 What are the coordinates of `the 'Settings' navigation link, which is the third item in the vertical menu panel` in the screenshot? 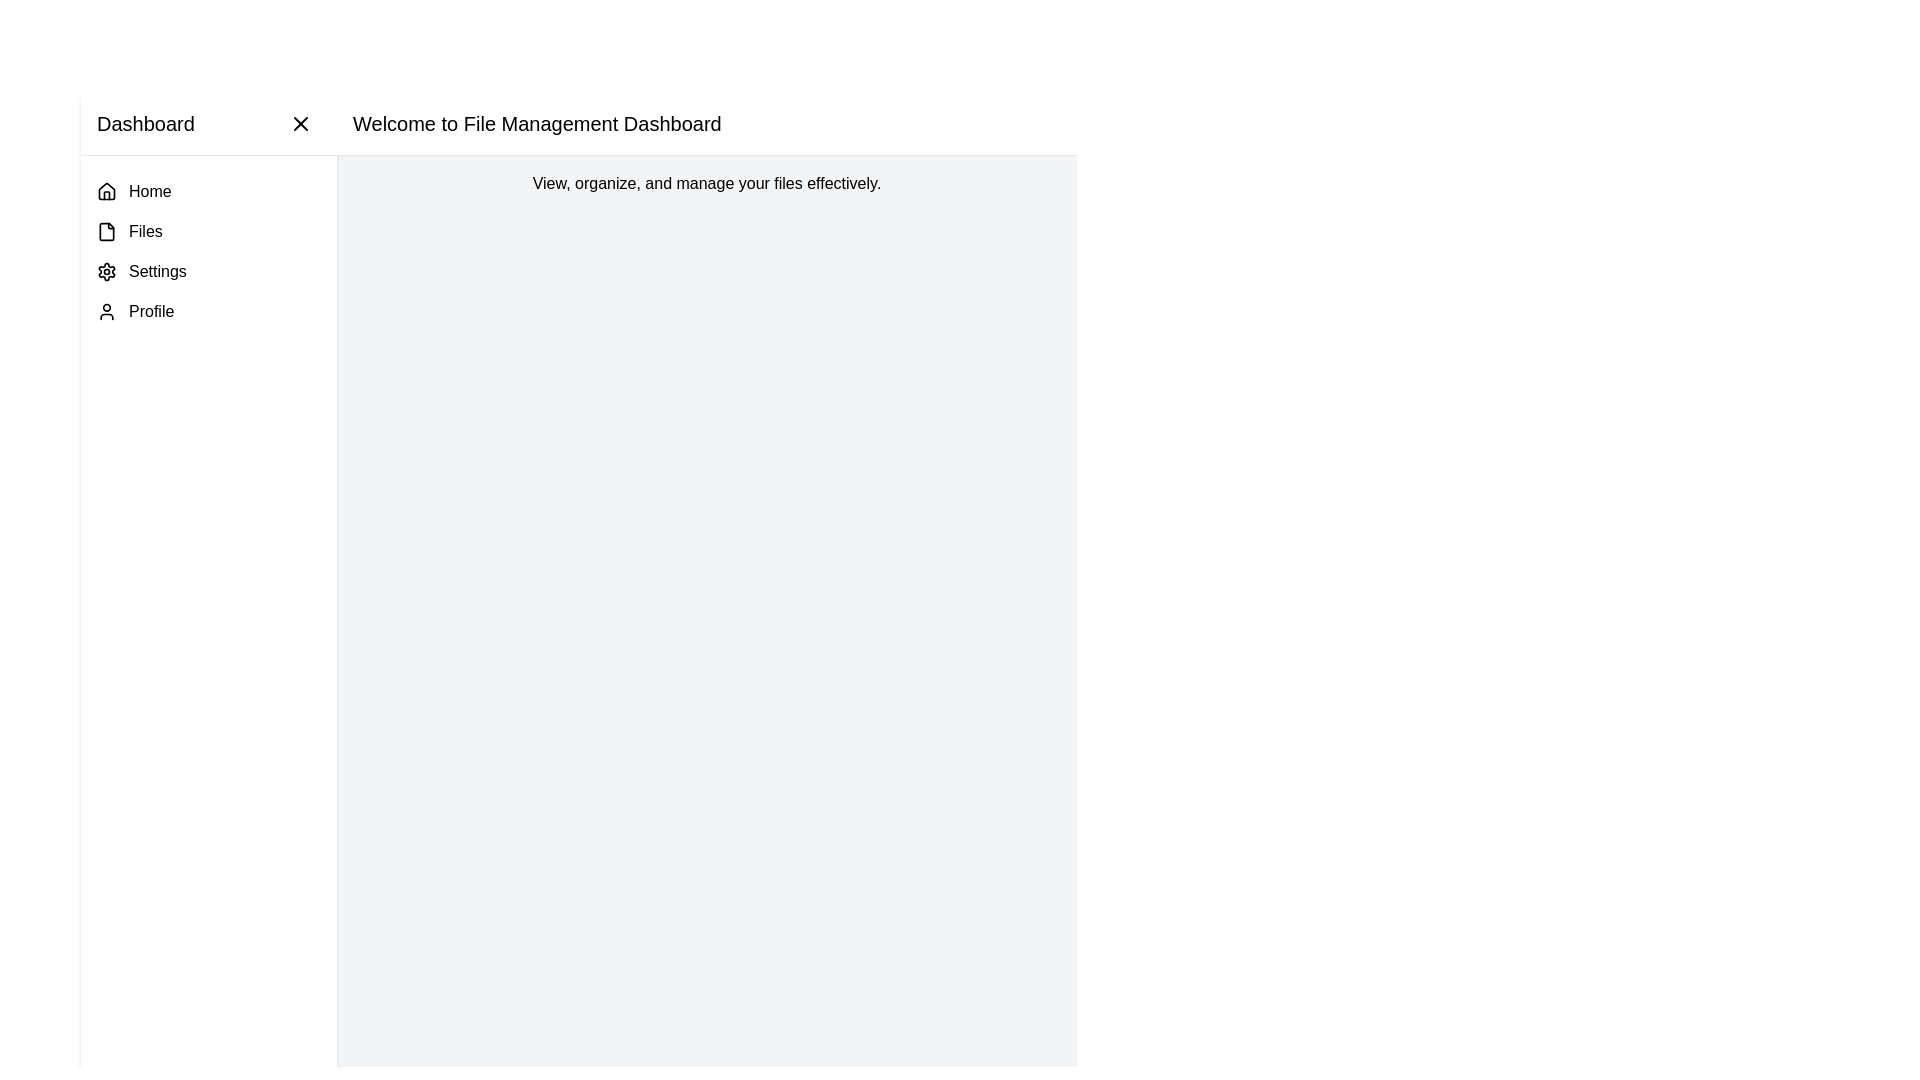 It's located at (209, 272).